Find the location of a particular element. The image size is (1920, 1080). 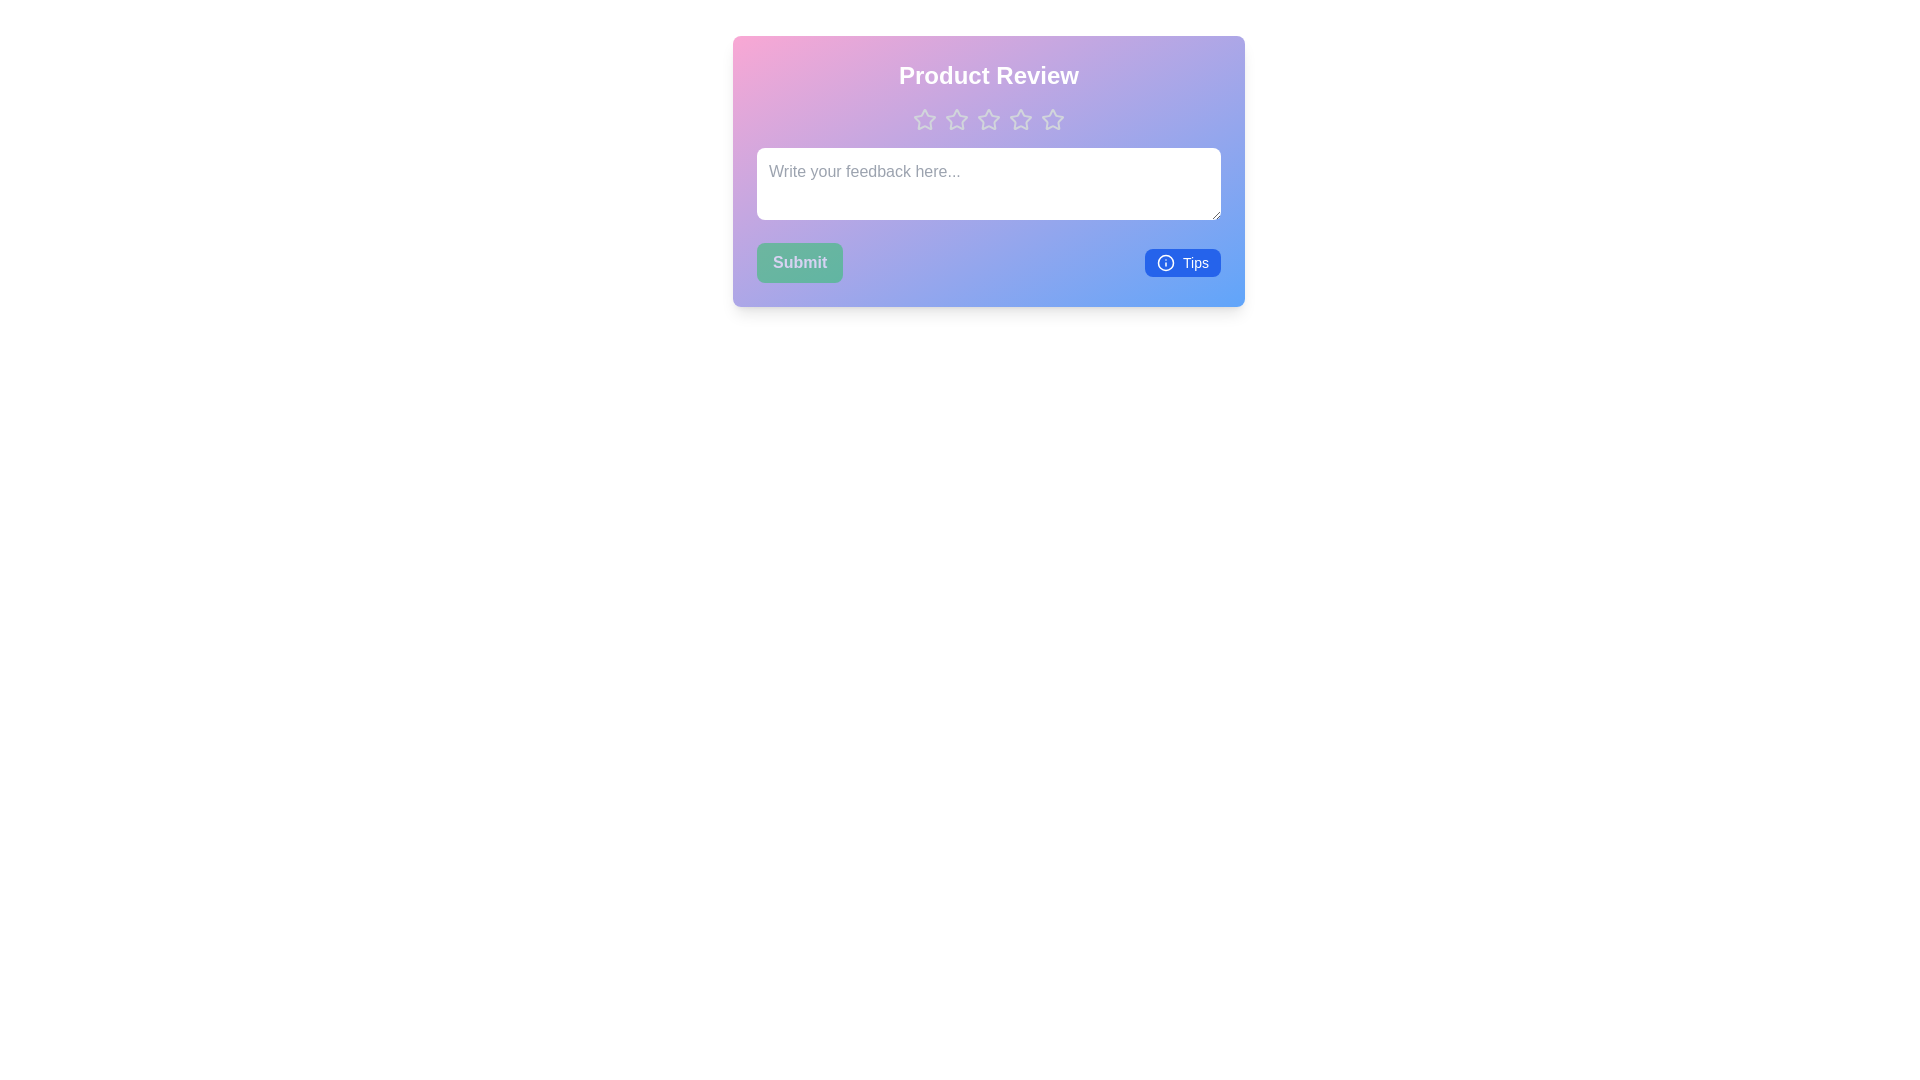

the 'Tips' button to view tips is located at coordinates (1182, 261).